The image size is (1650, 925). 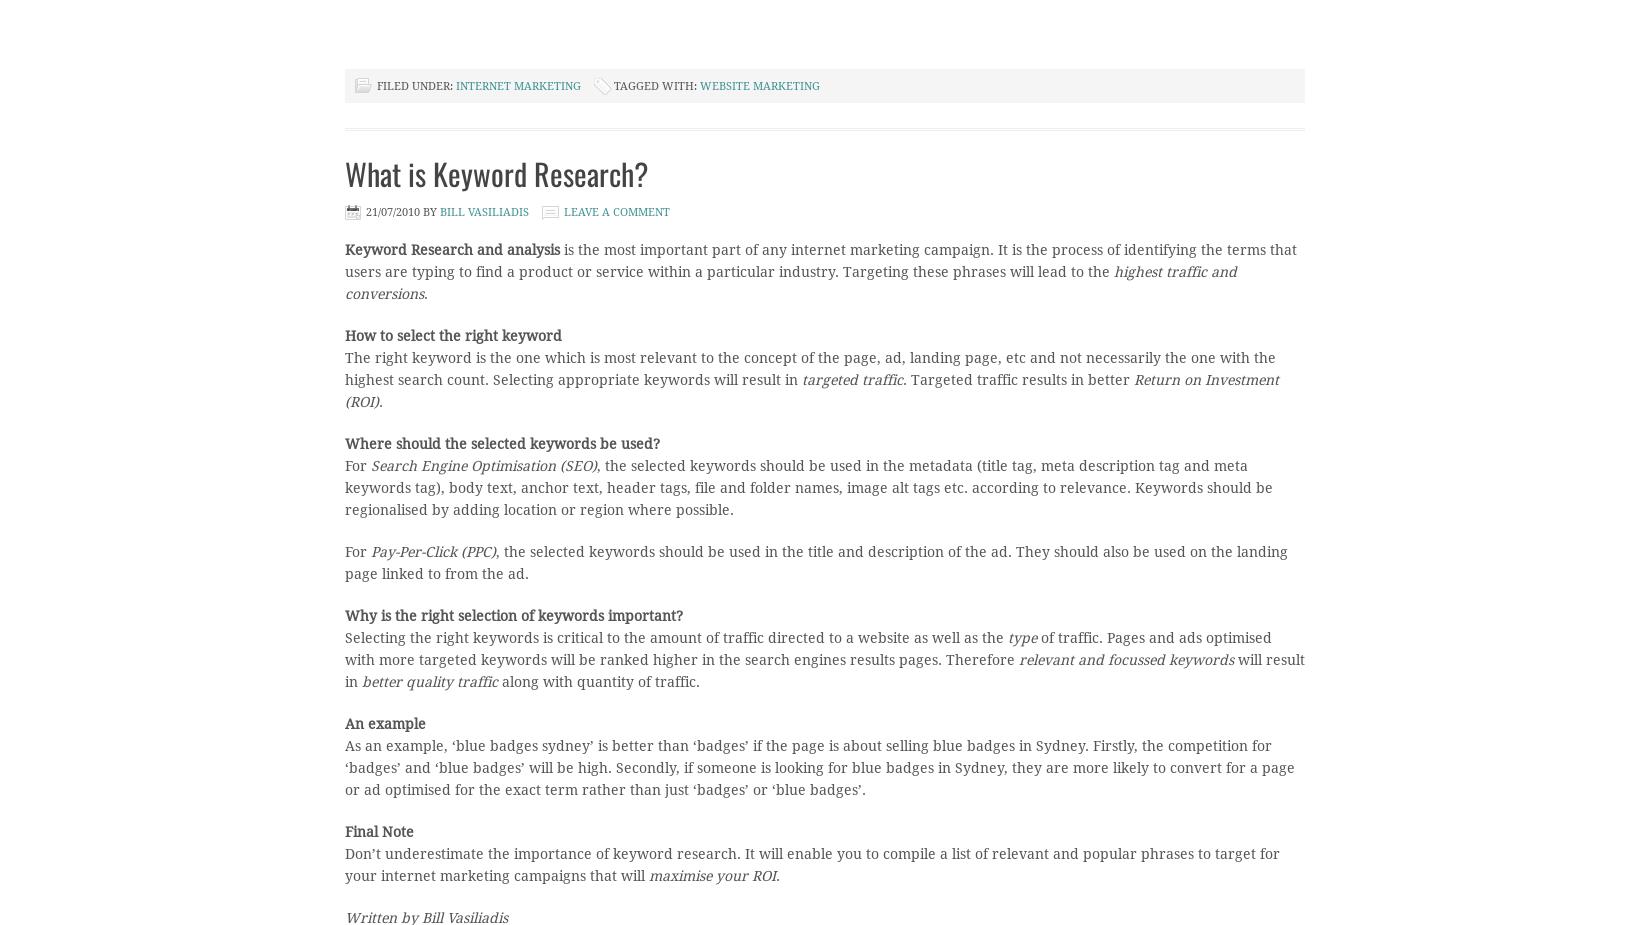 What do you see at coordinates (1018, 378) in the screenshot?
I see `'. Targeted traffic results in better'` at bounding box center [1018, 378].